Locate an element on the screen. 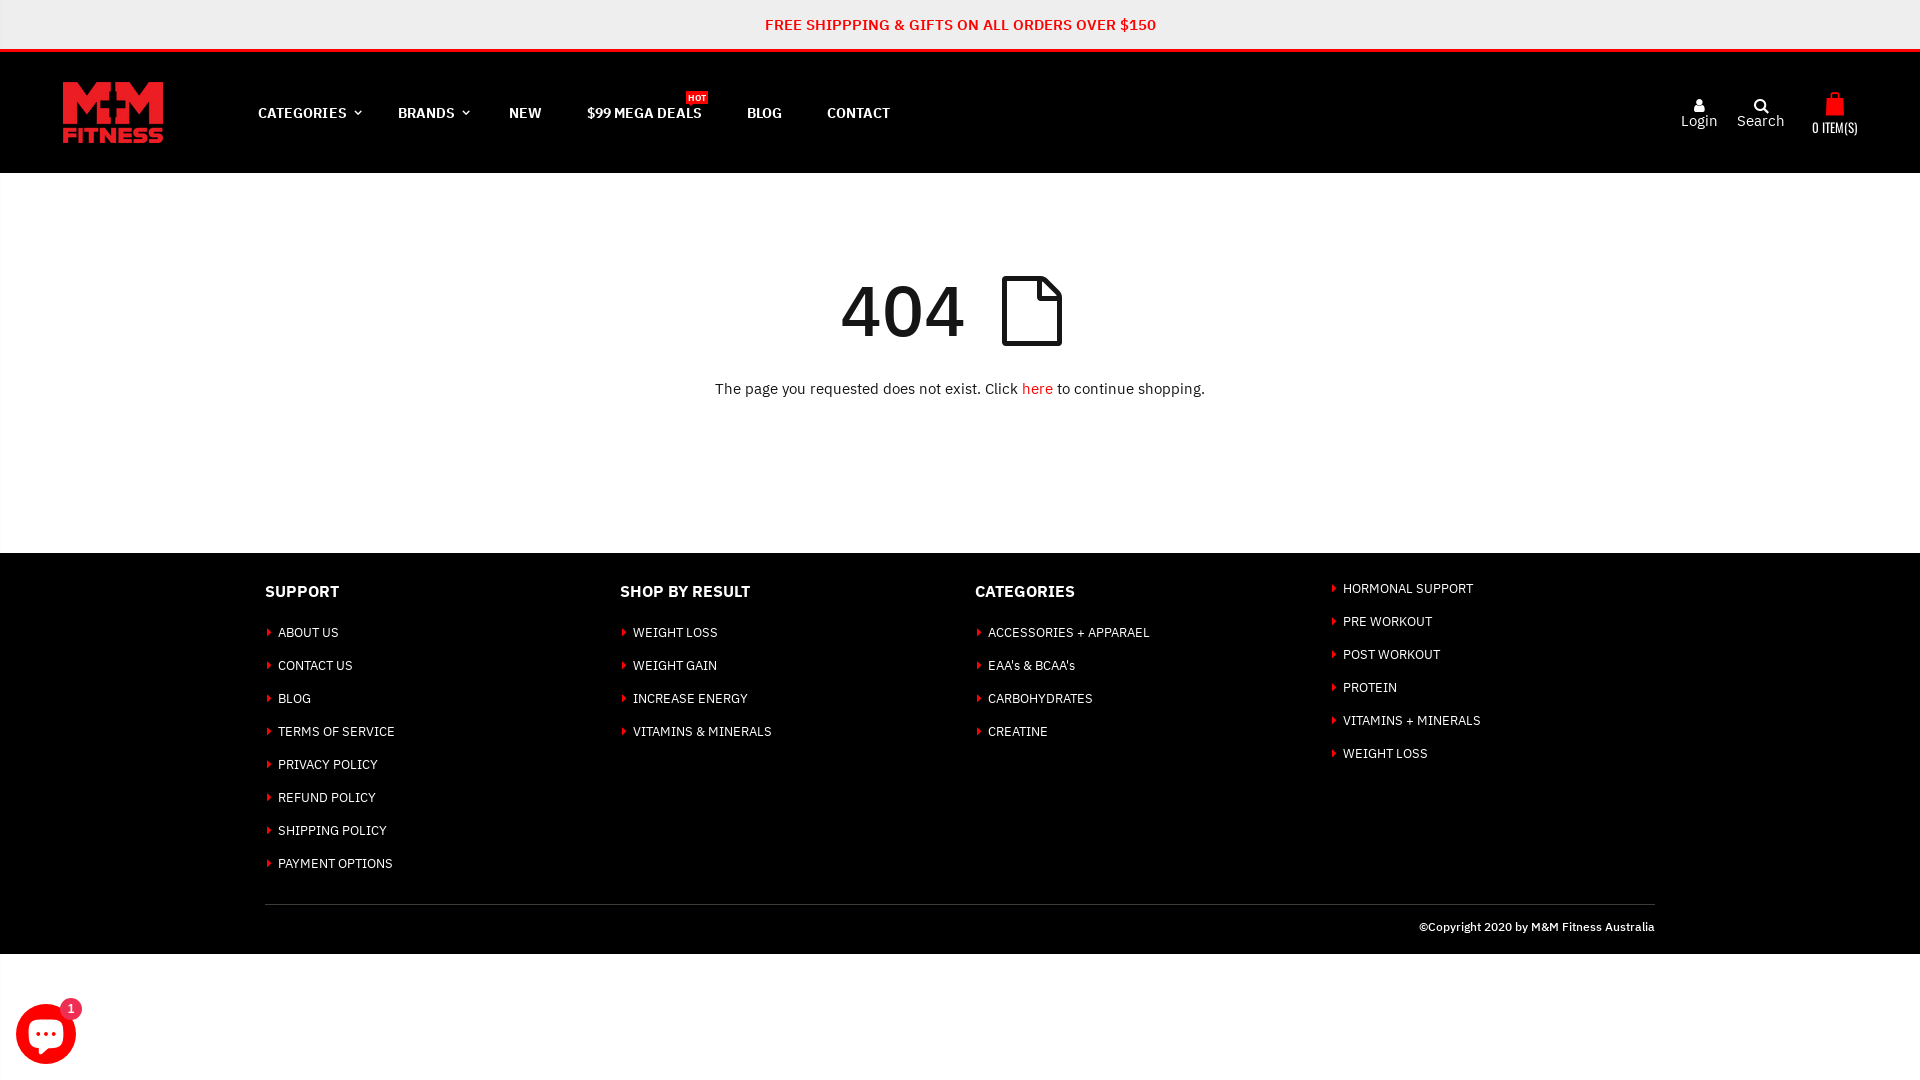 The image size is (1920, 1080). 'BRANDS' is located at coordinates (430, 111).